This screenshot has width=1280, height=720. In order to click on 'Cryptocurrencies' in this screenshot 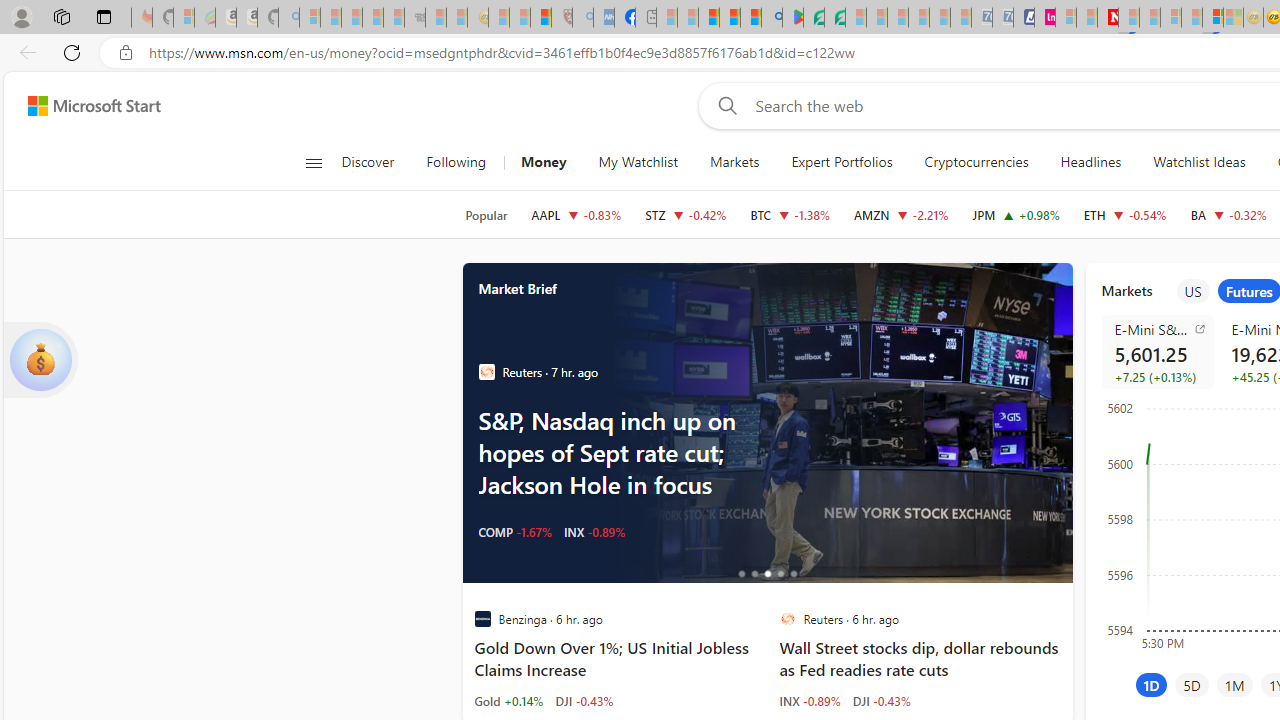, I will do `click(976, 162)`.